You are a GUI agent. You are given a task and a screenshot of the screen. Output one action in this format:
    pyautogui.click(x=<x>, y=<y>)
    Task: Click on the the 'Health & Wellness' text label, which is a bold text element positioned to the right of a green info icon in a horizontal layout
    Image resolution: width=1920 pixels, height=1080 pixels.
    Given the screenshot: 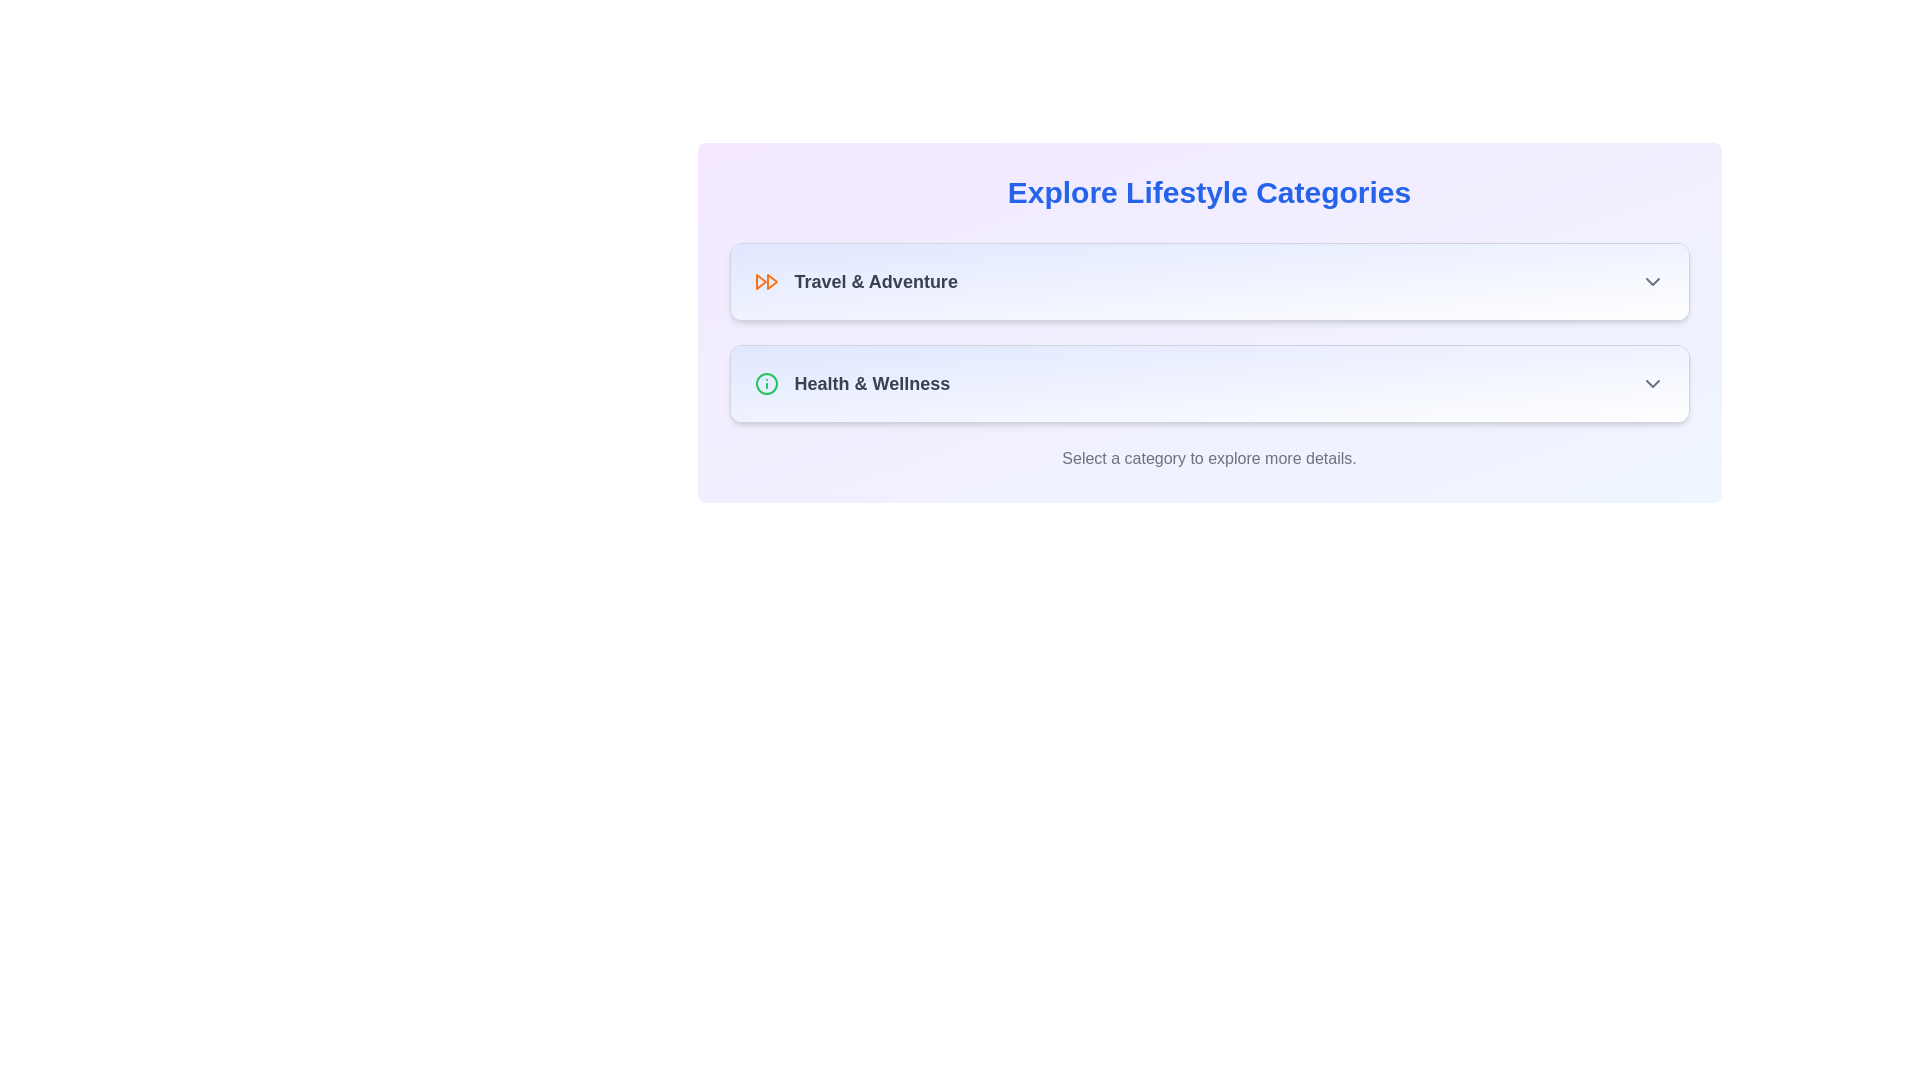 What is the action you would take?
    pyautogui.click(x=872, y=384)
    